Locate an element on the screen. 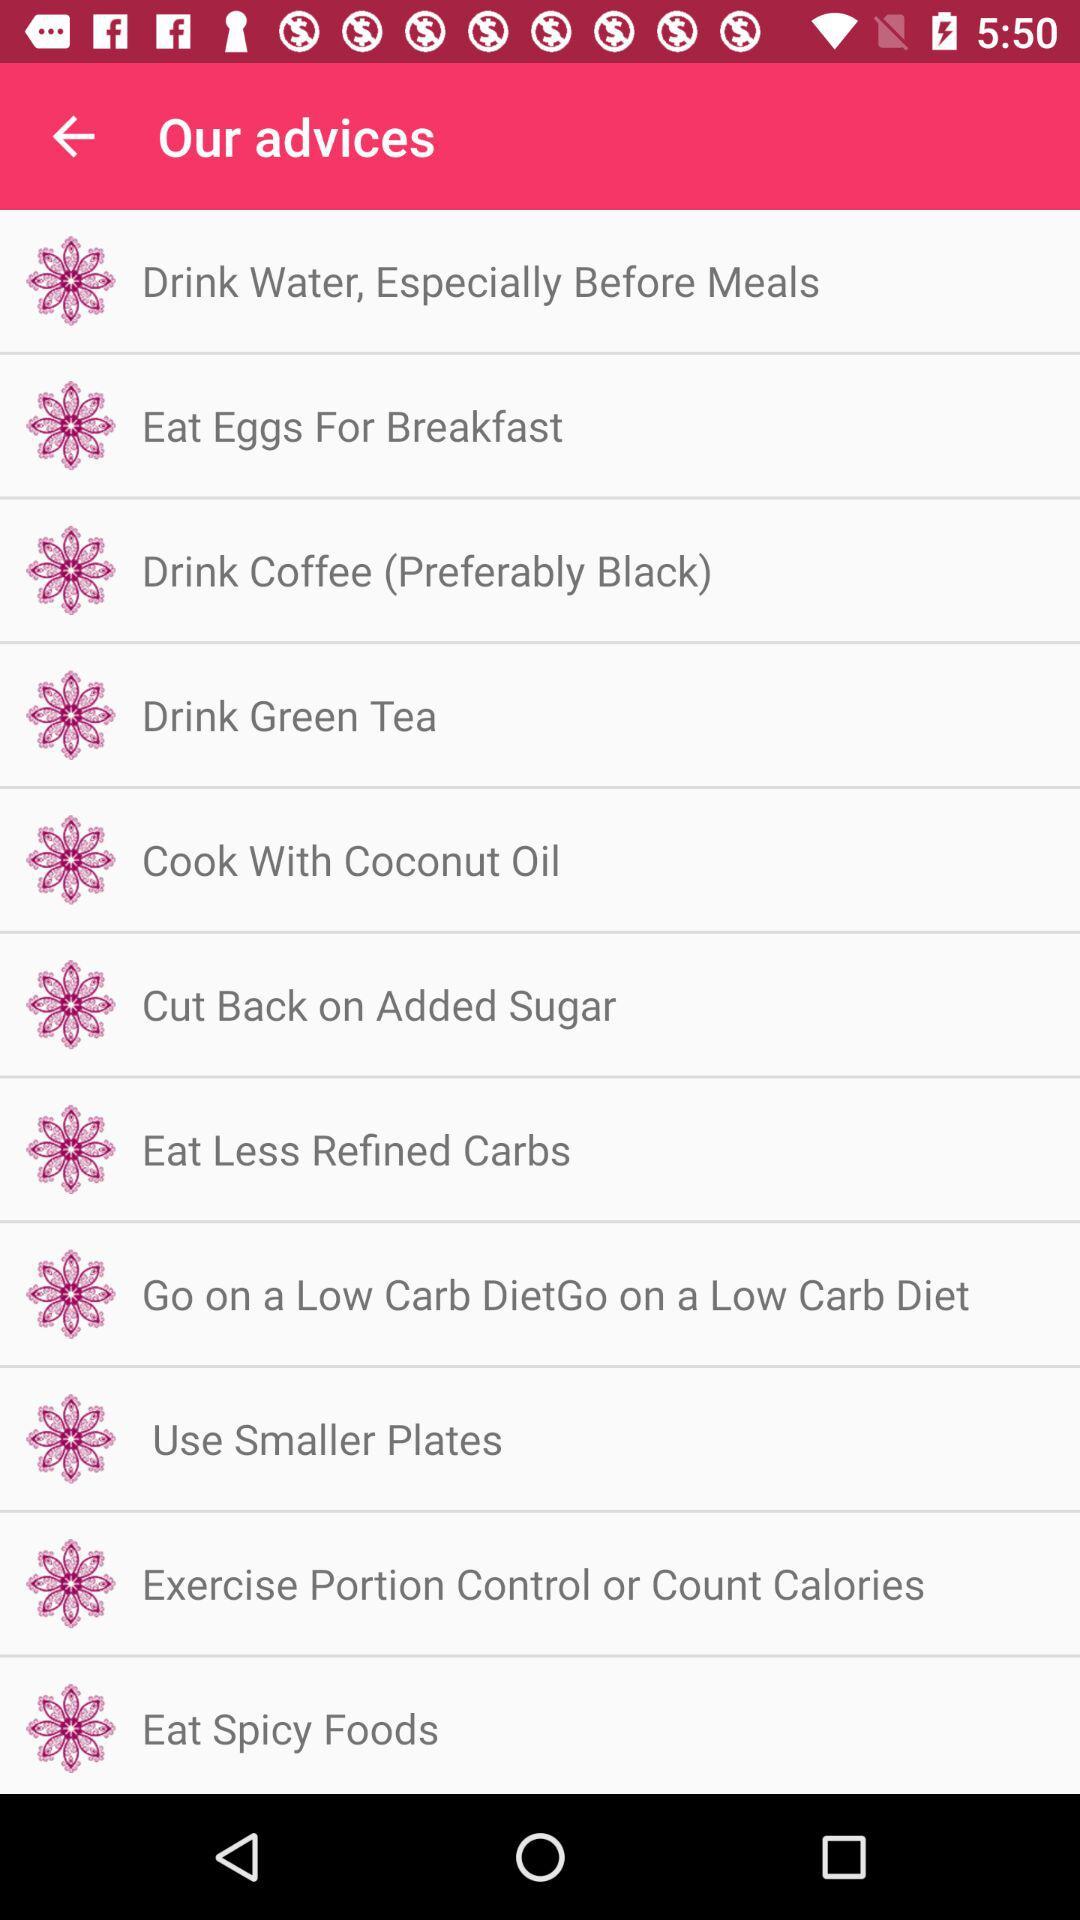 Image resolution: width=1080 pixels, height=1920 pixels. the  use smaller plates icon is located at coordinates (321, 1437).